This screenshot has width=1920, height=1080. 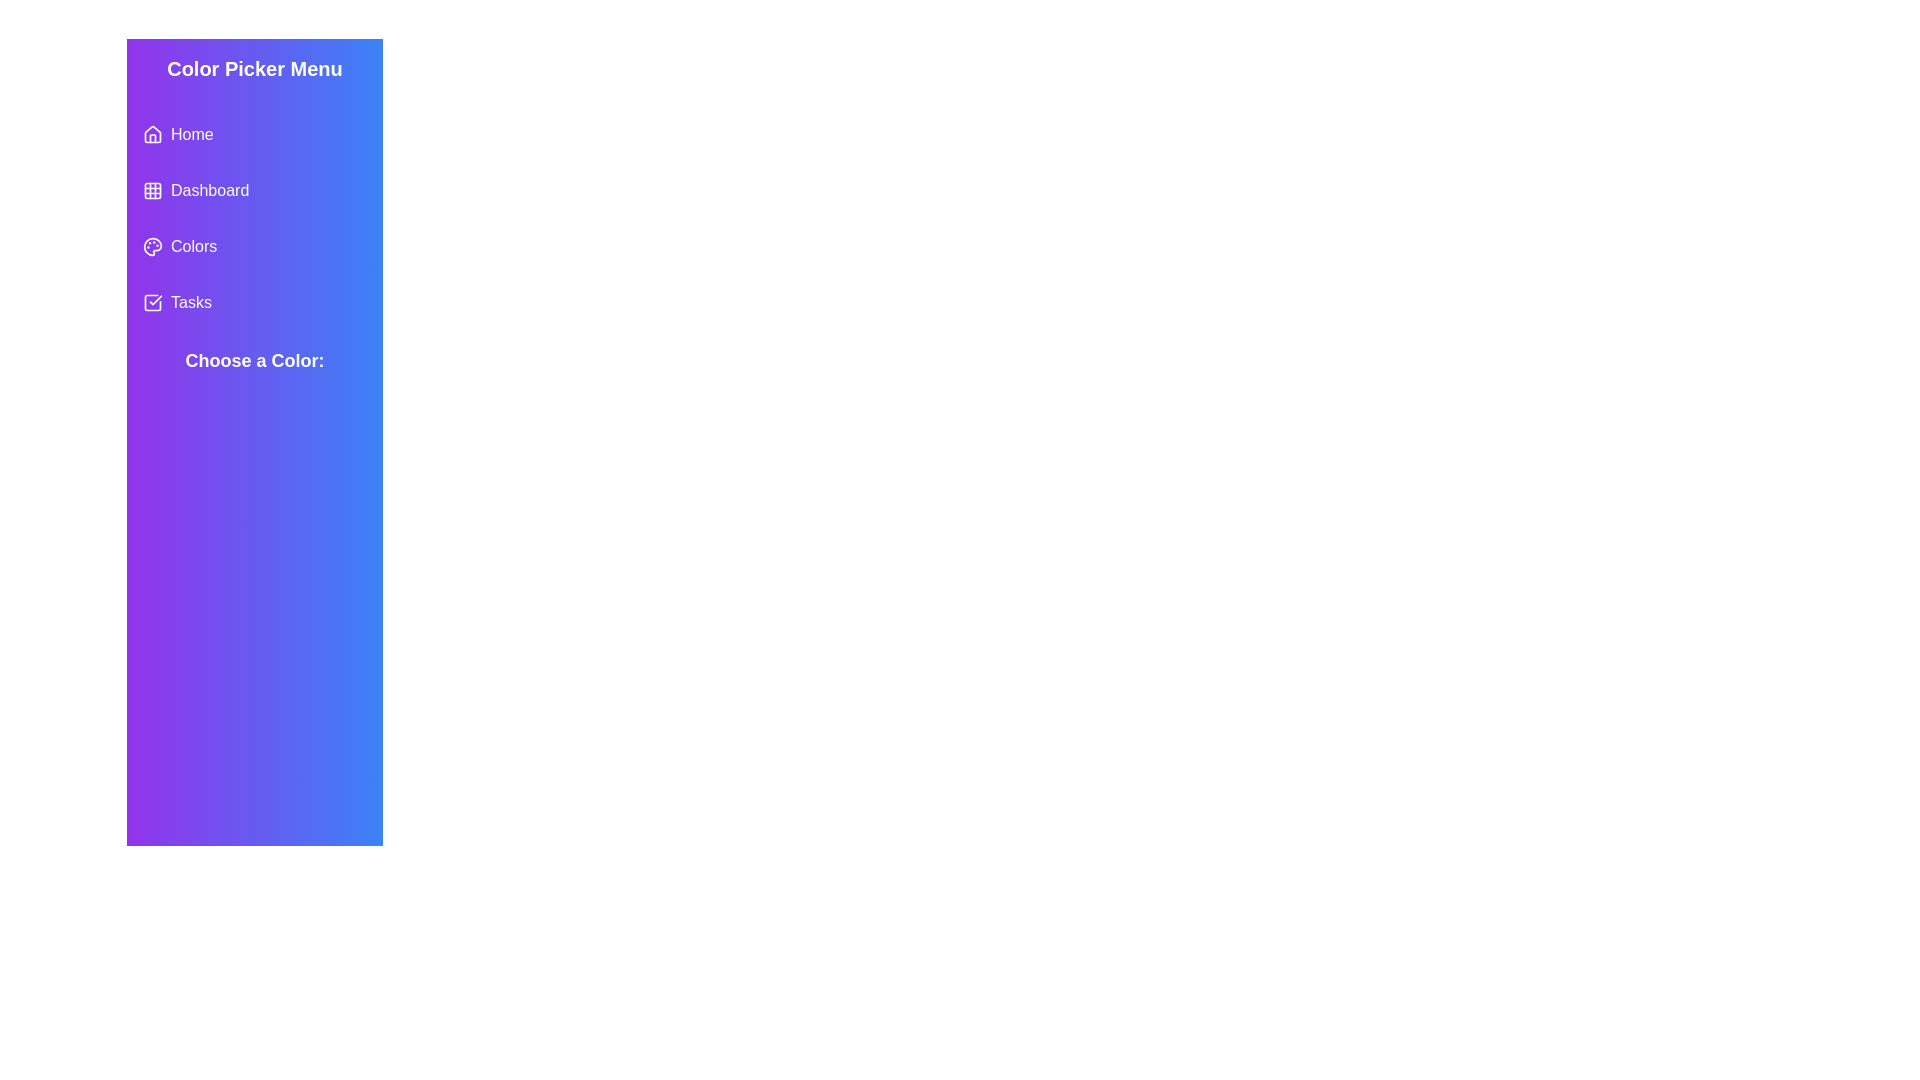 I want to click on the static text label that reads 'Choose a Color:' located in the left sidebar, which features large, bold typography with white text on a gradient background from purple to blue, so click(x=253, y=361).